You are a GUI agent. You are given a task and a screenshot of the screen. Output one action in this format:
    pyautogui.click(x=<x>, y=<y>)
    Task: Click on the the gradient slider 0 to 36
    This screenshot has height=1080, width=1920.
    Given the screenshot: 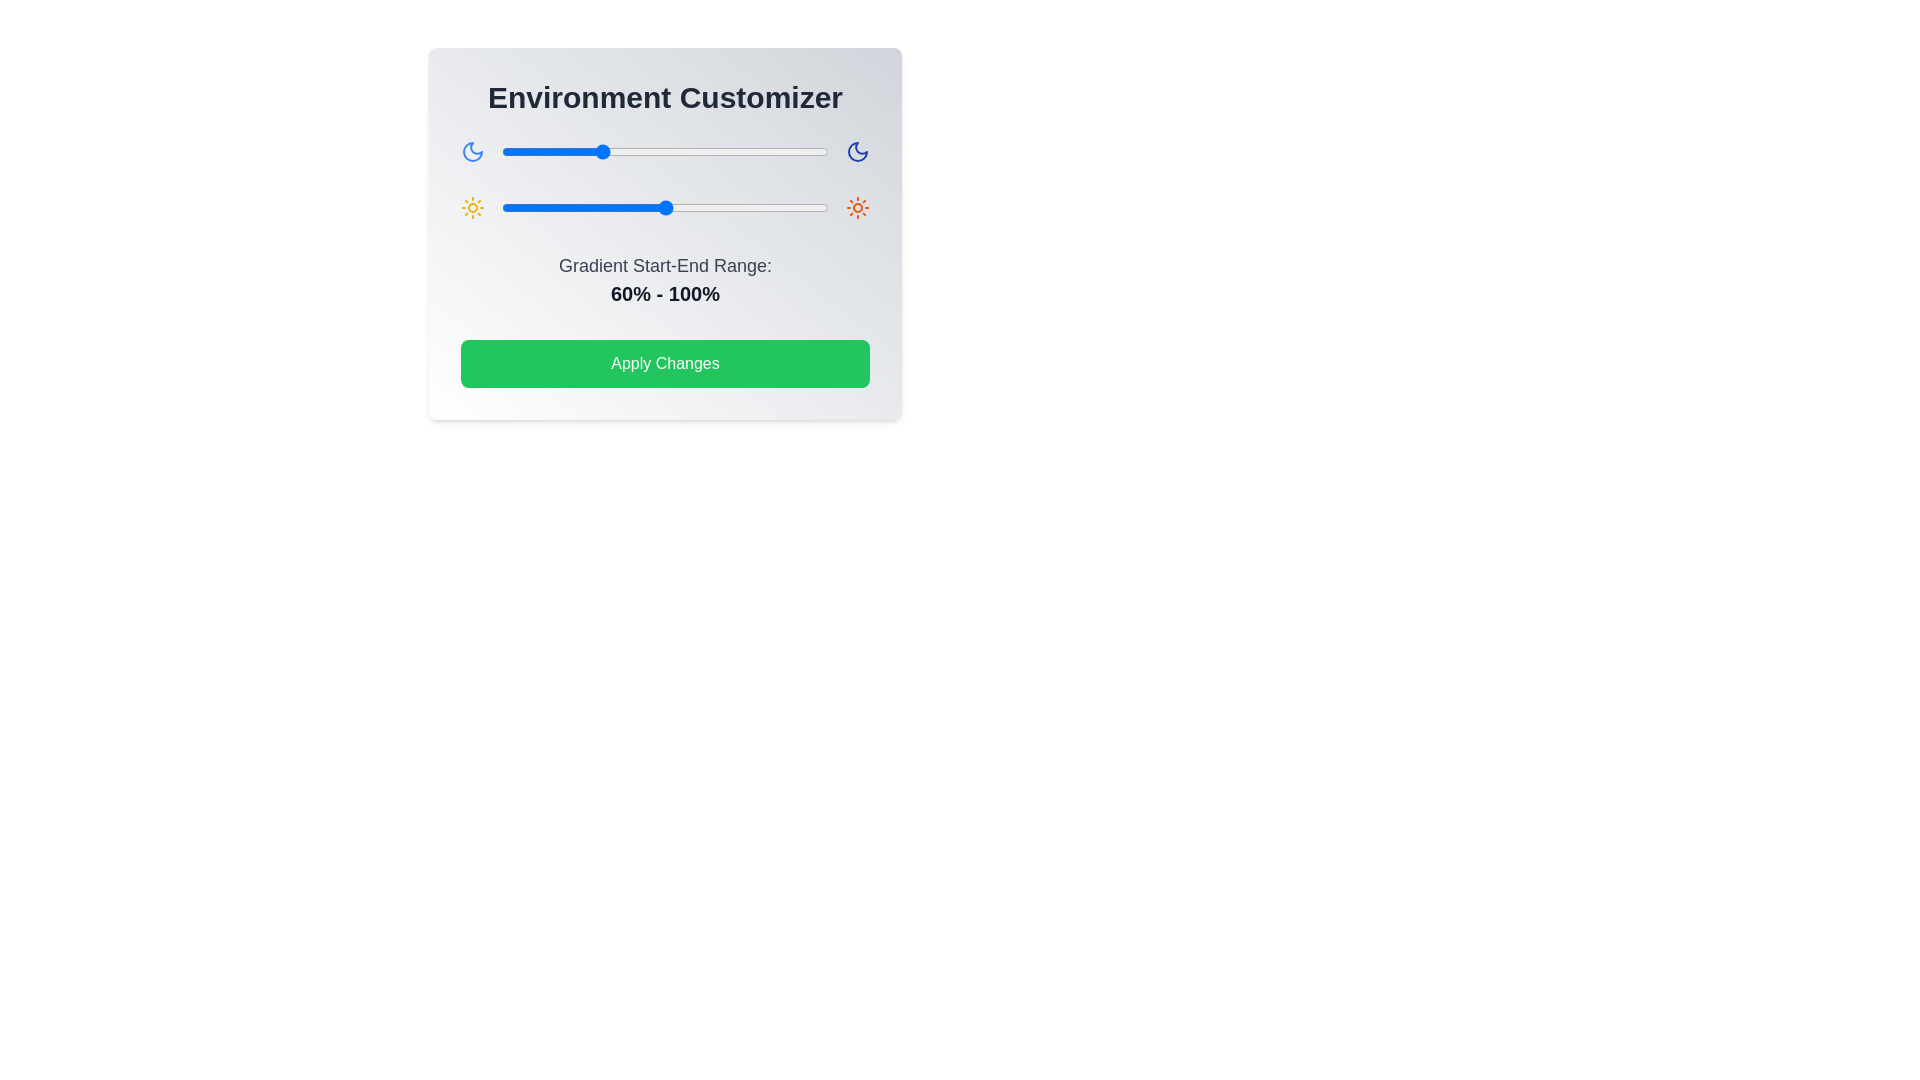 What is the action you would take?
    pyautogui.click(x=560, y=150)
    